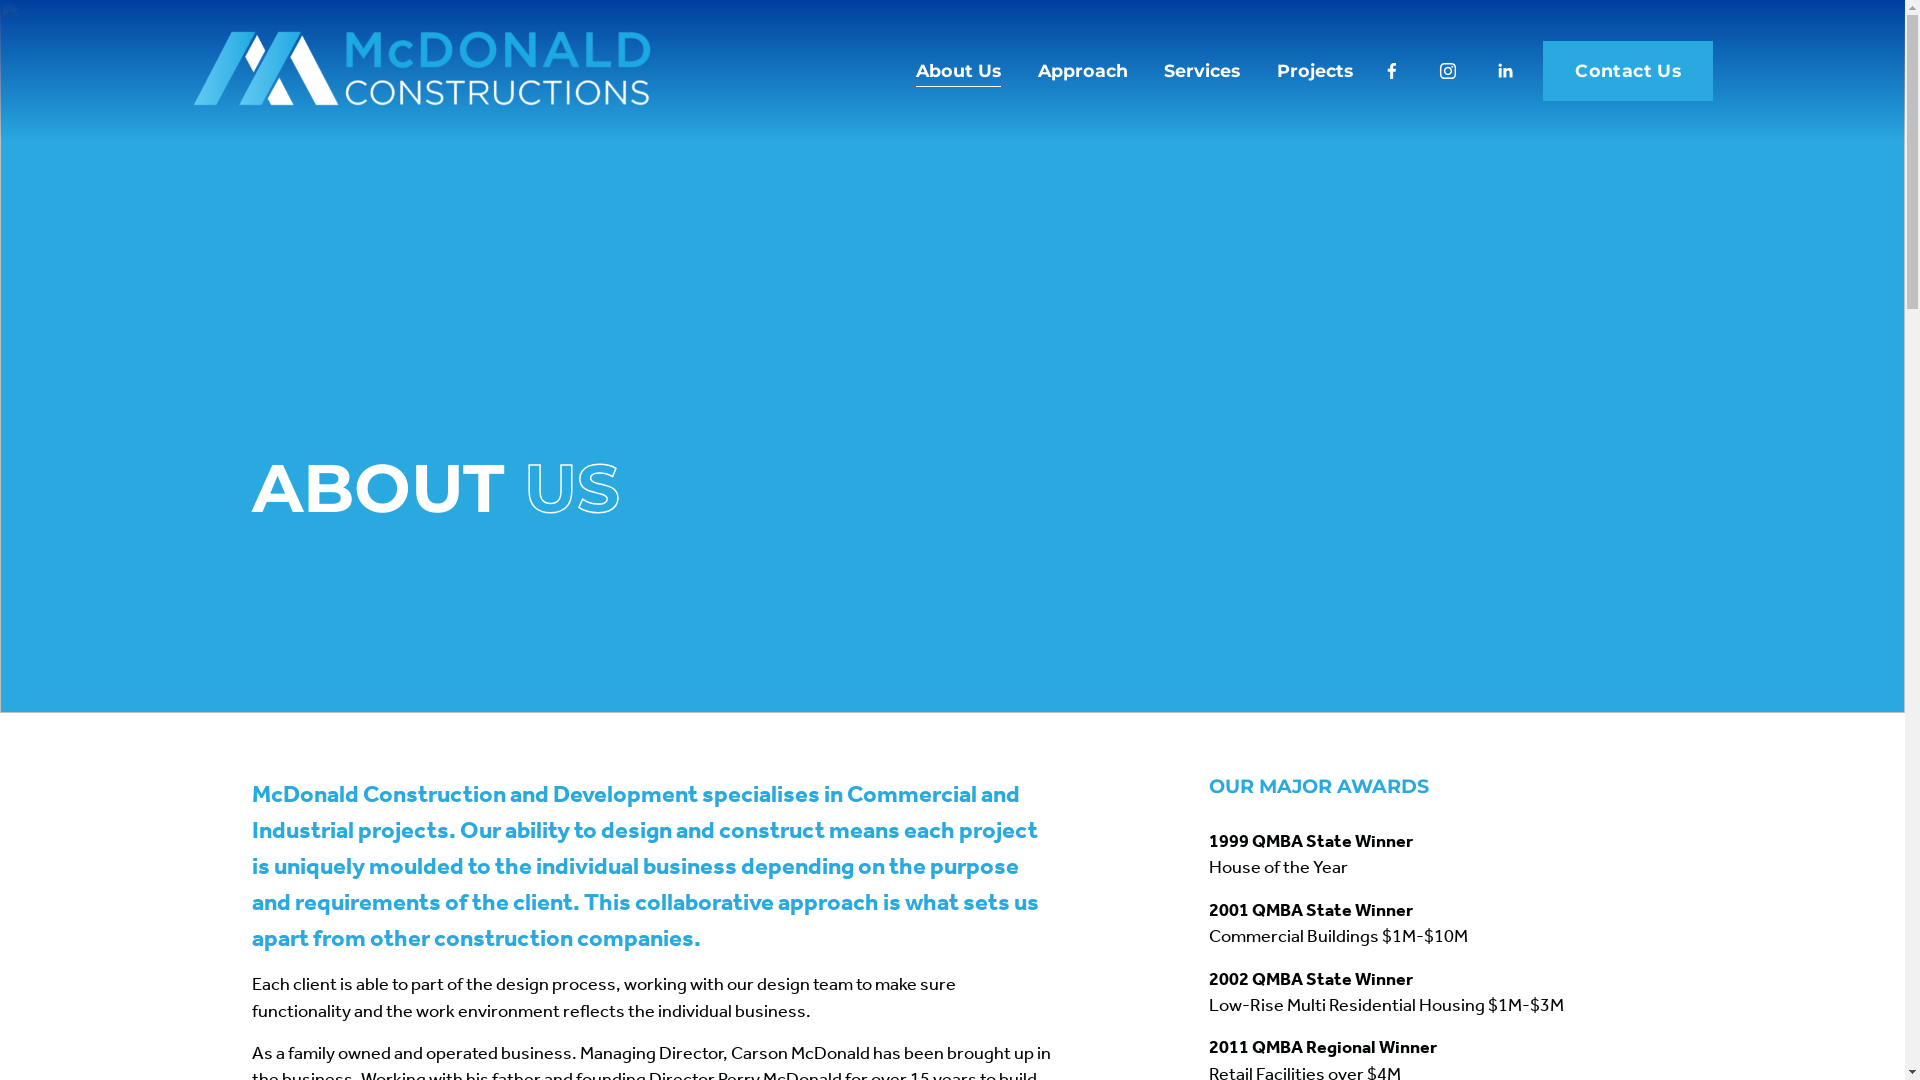  Describe the element at coordinates (1200, 69) in the screenshot. I see `'Services'` at that location.